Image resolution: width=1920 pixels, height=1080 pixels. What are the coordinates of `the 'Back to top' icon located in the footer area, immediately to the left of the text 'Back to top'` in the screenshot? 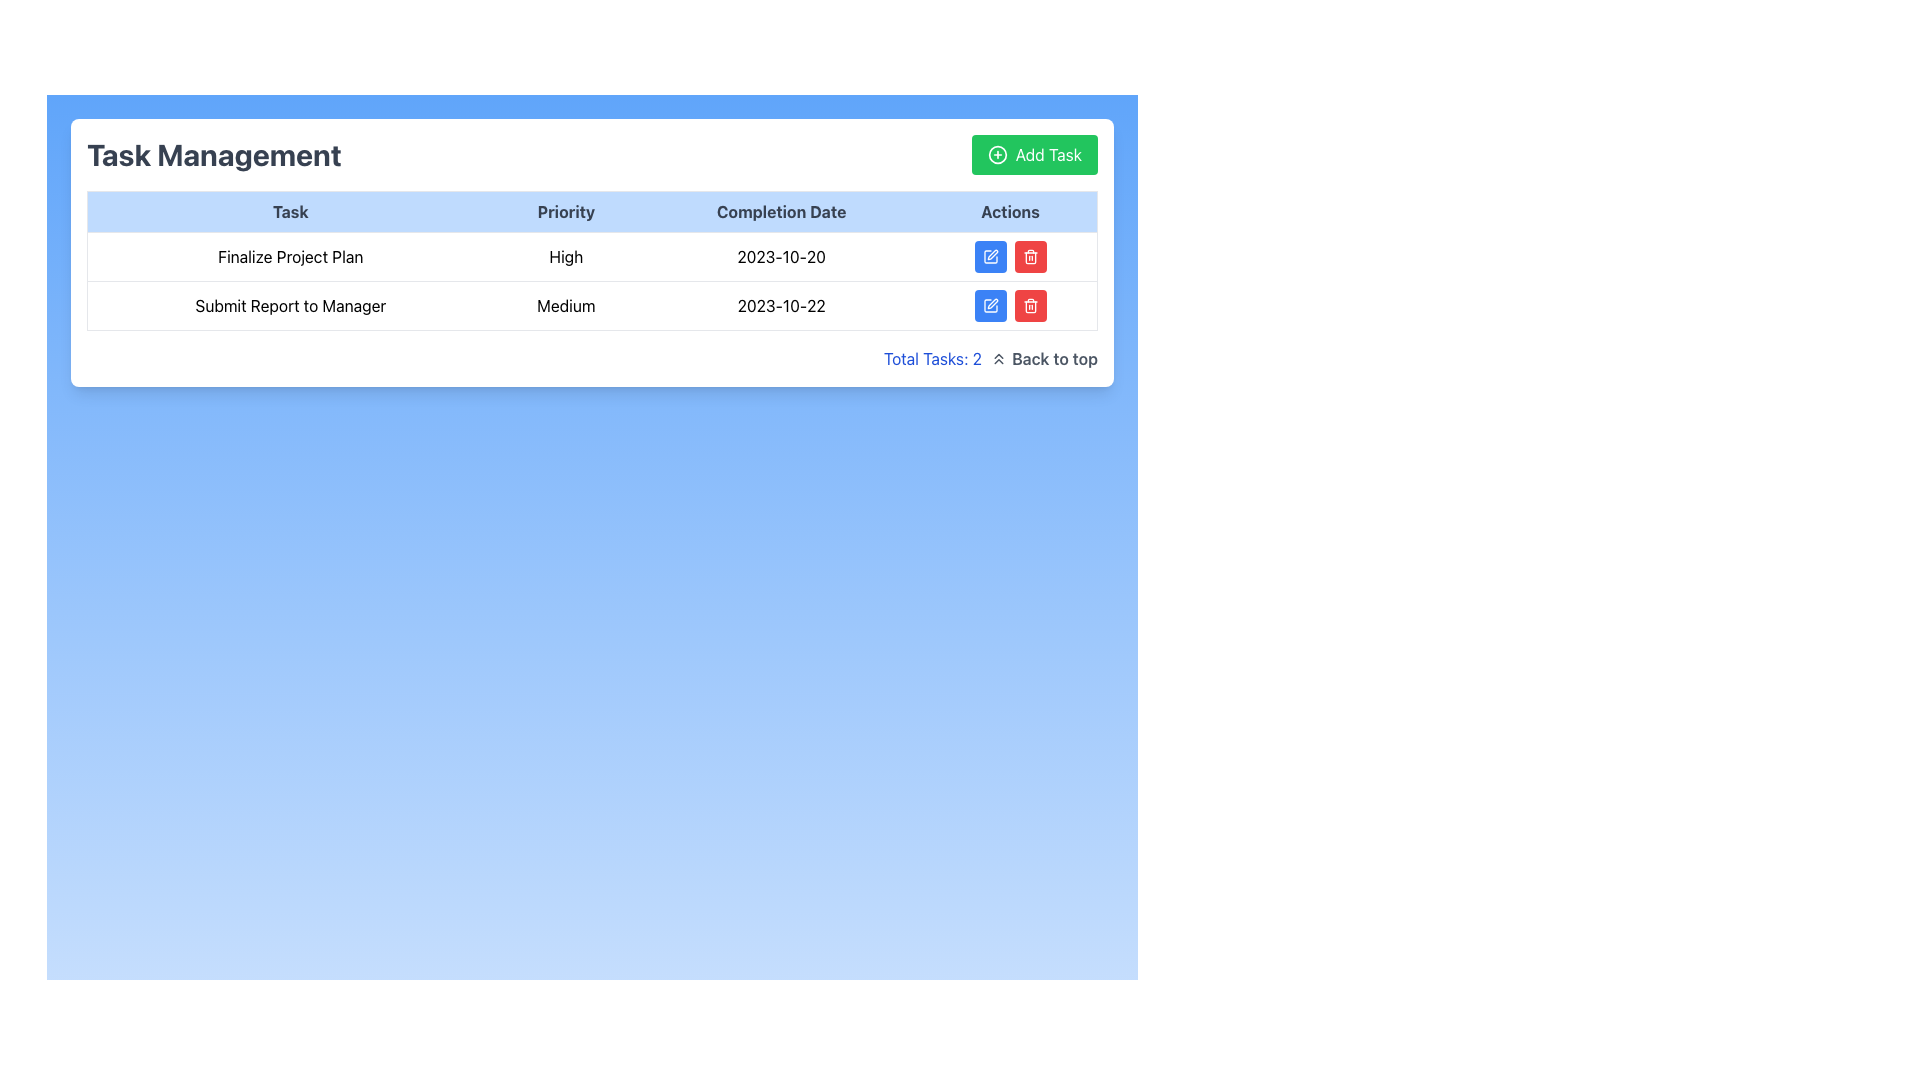 It's located at (998, 357).